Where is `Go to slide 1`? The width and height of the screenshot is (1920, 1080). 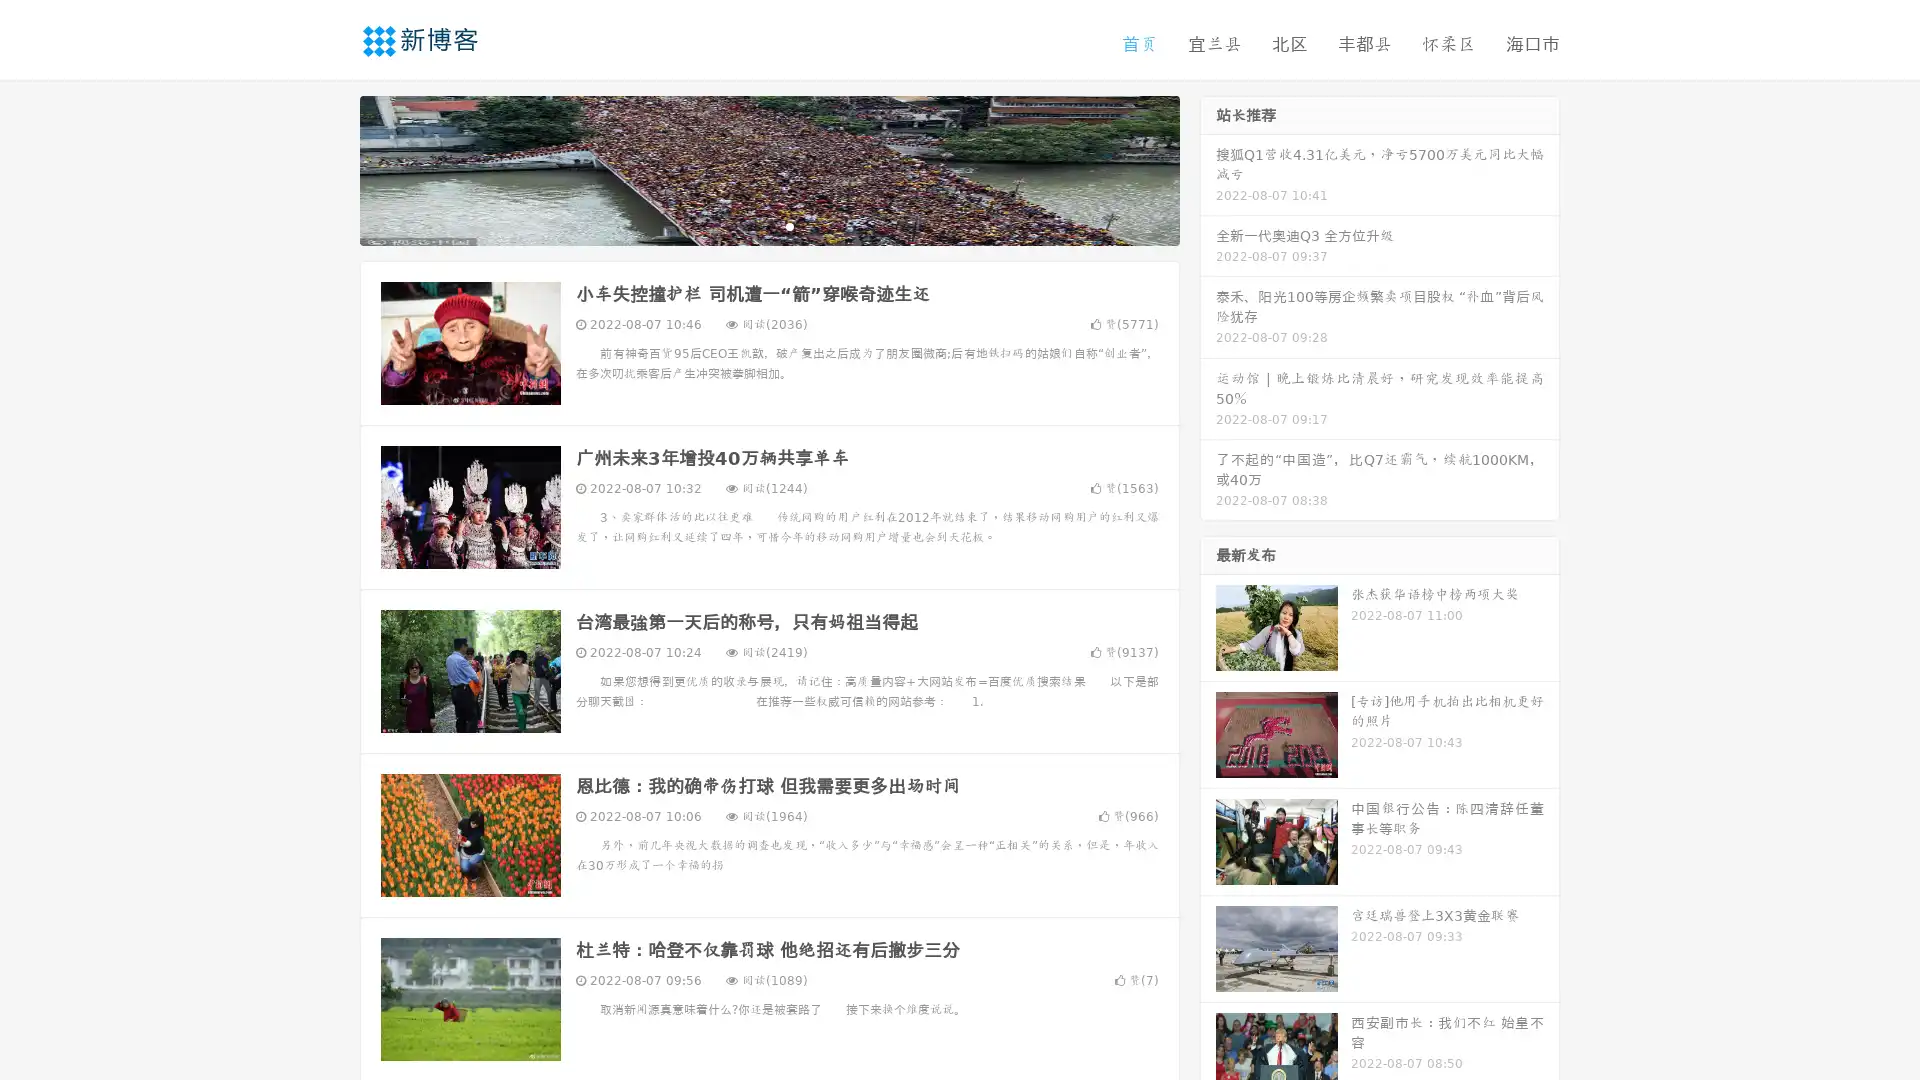 Go to slide 1 is located at coordinates (748, 225).